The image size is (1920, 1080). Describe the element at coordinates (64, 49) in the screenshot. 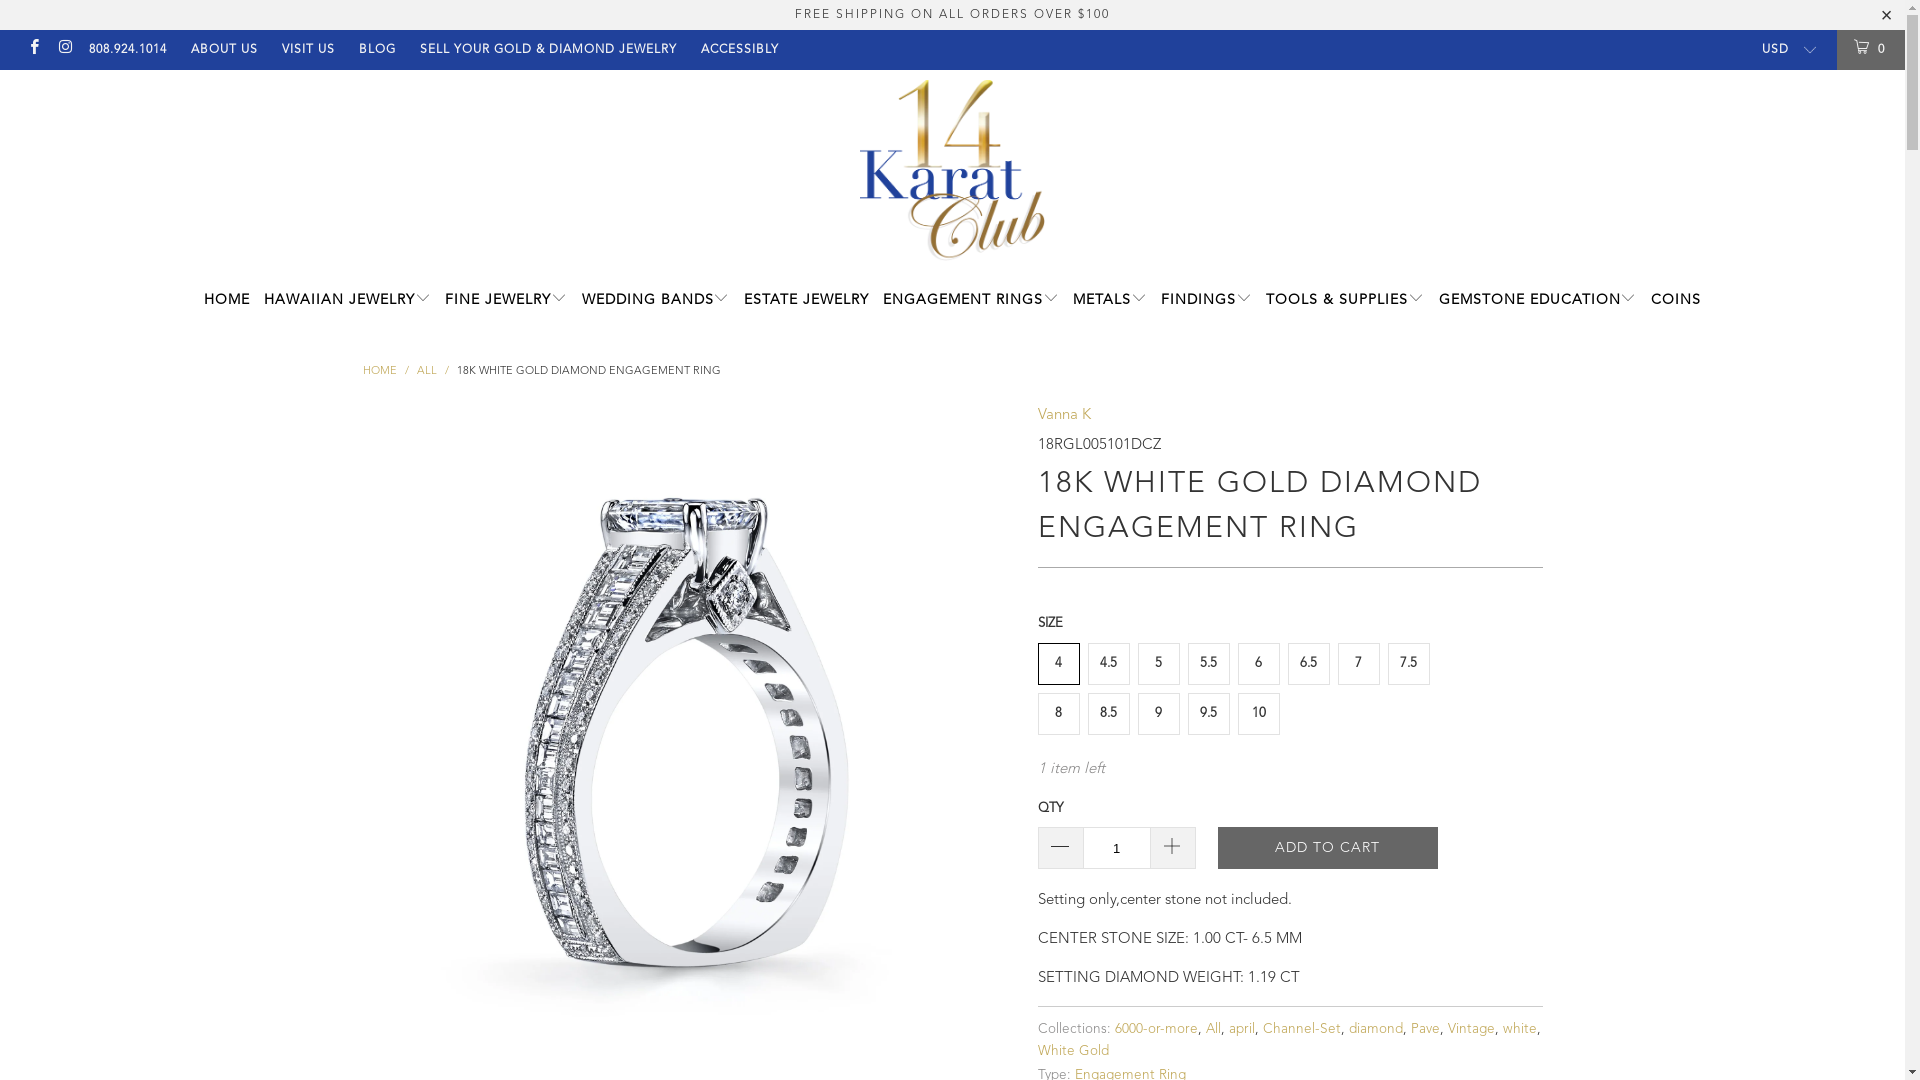

I see `'14 Karat Club on Instagram'` at that location.